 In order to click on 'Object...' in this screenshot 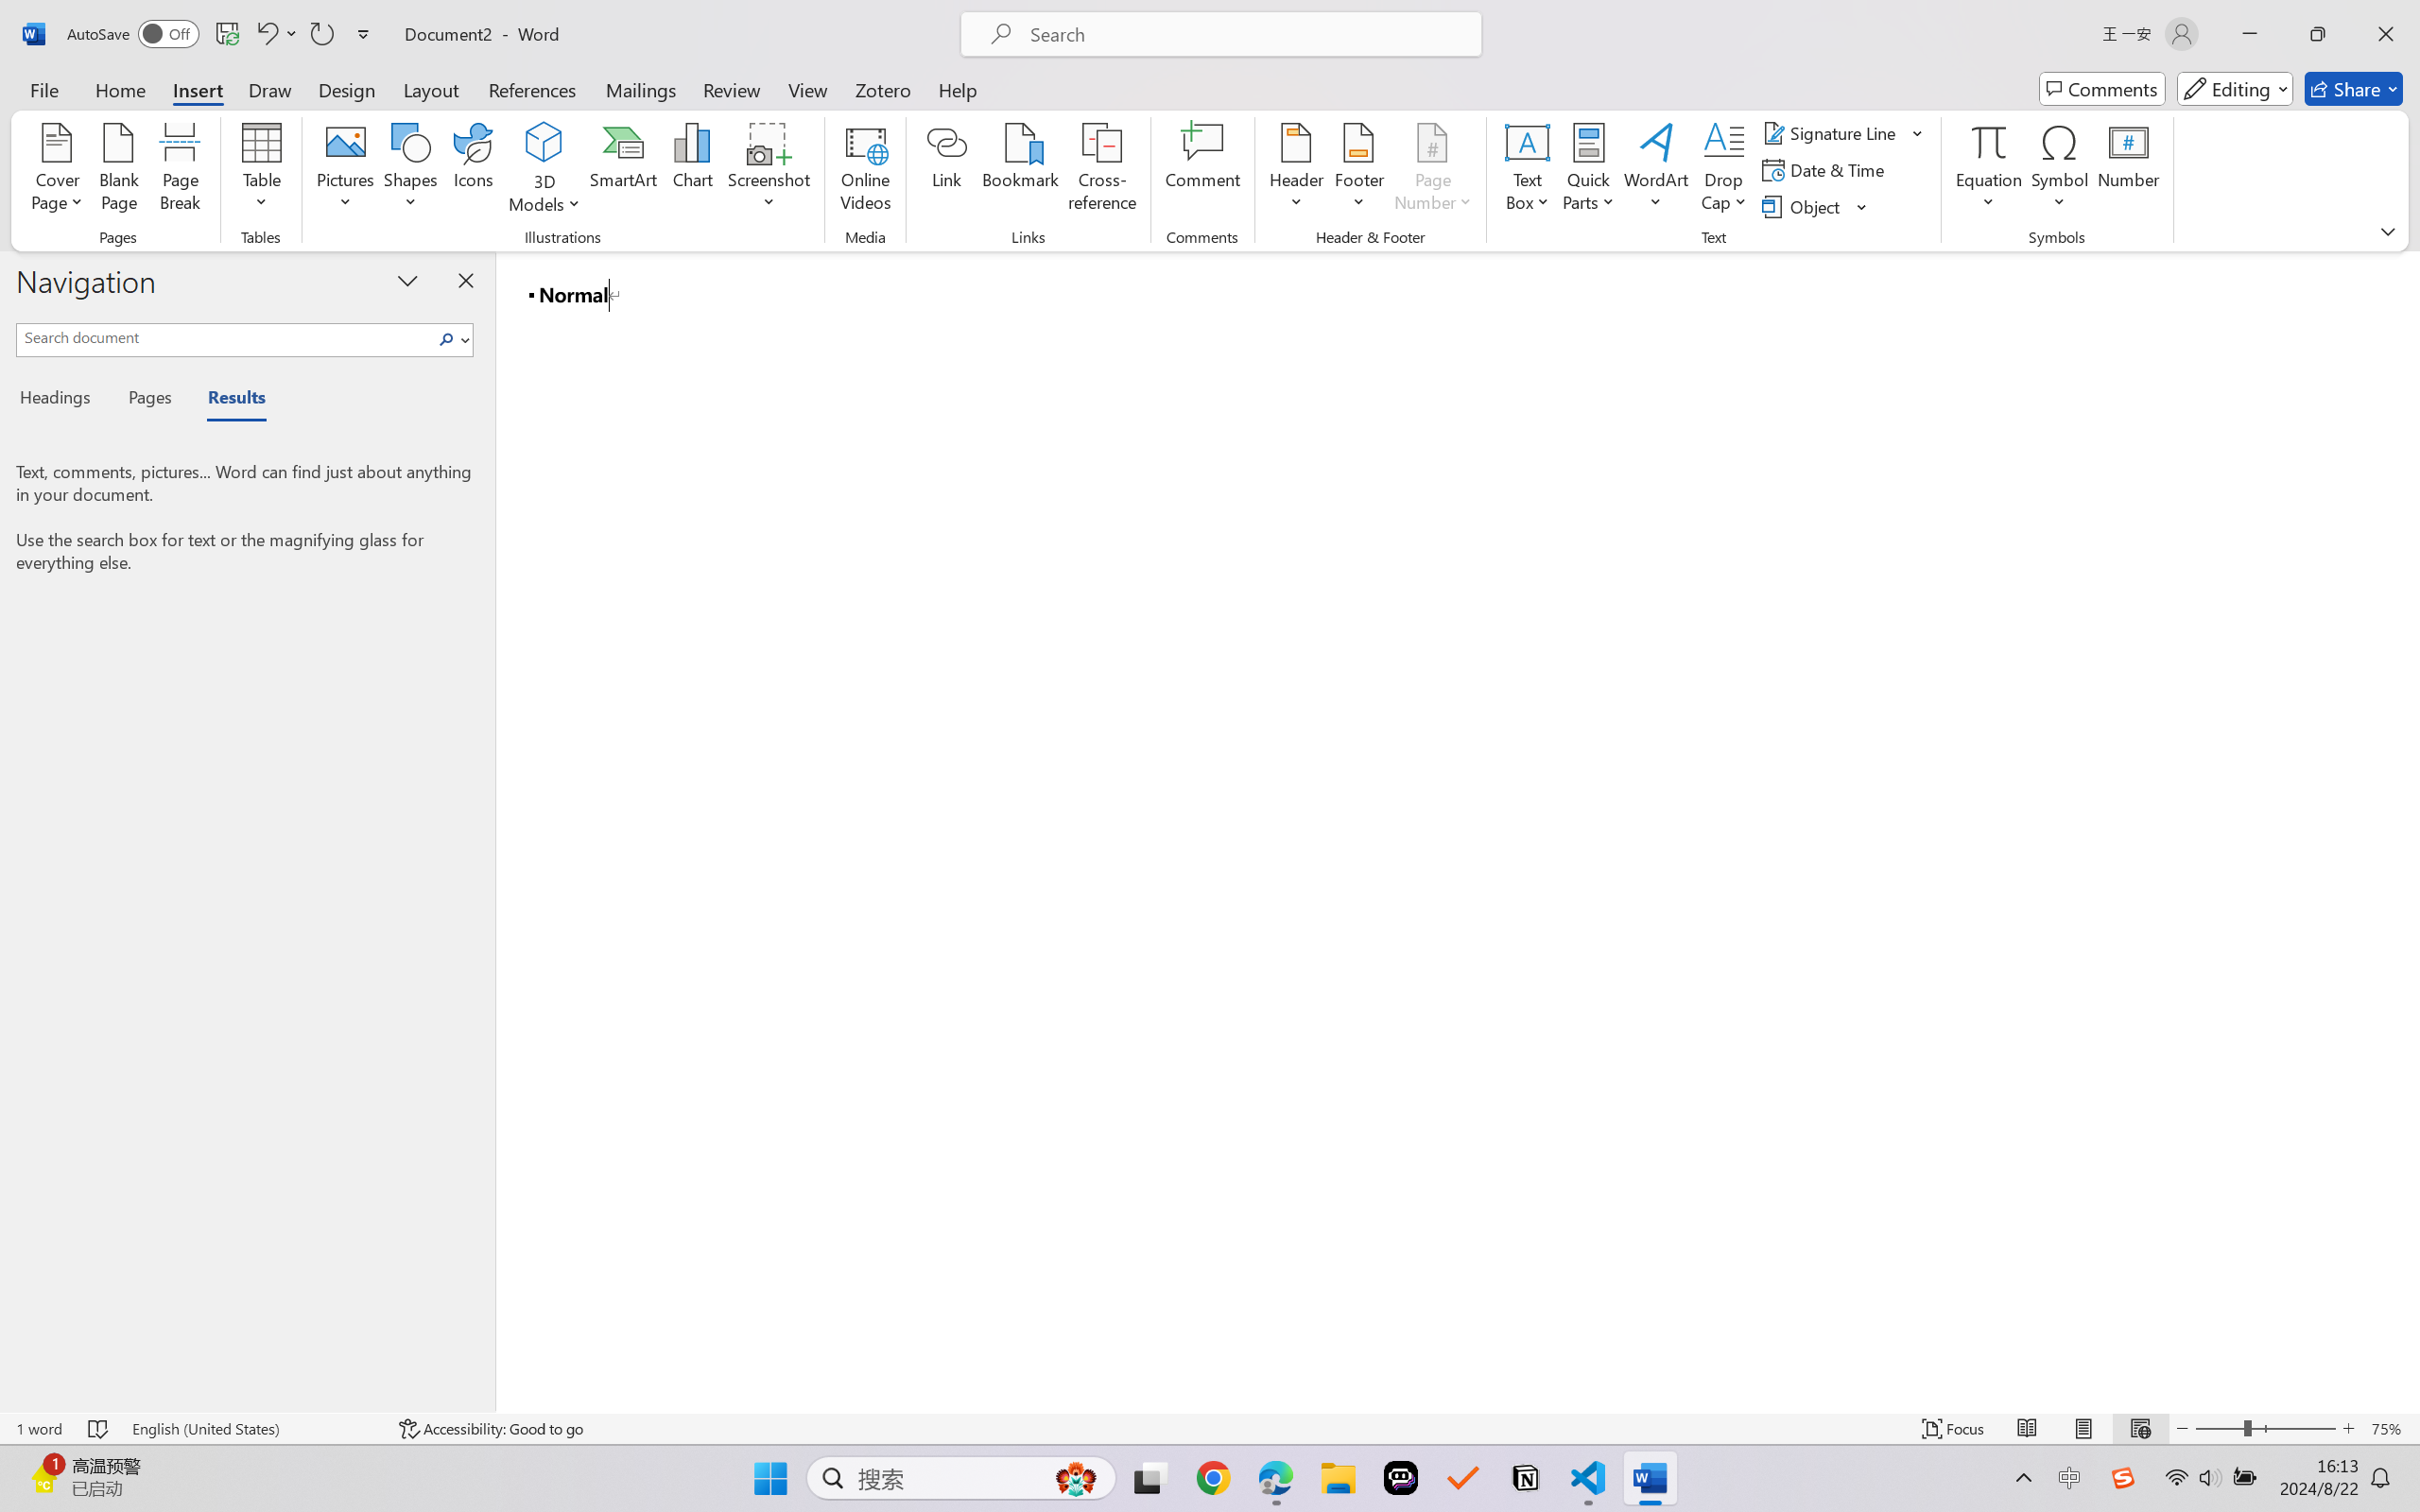, I will do `click(1815, 207)`.